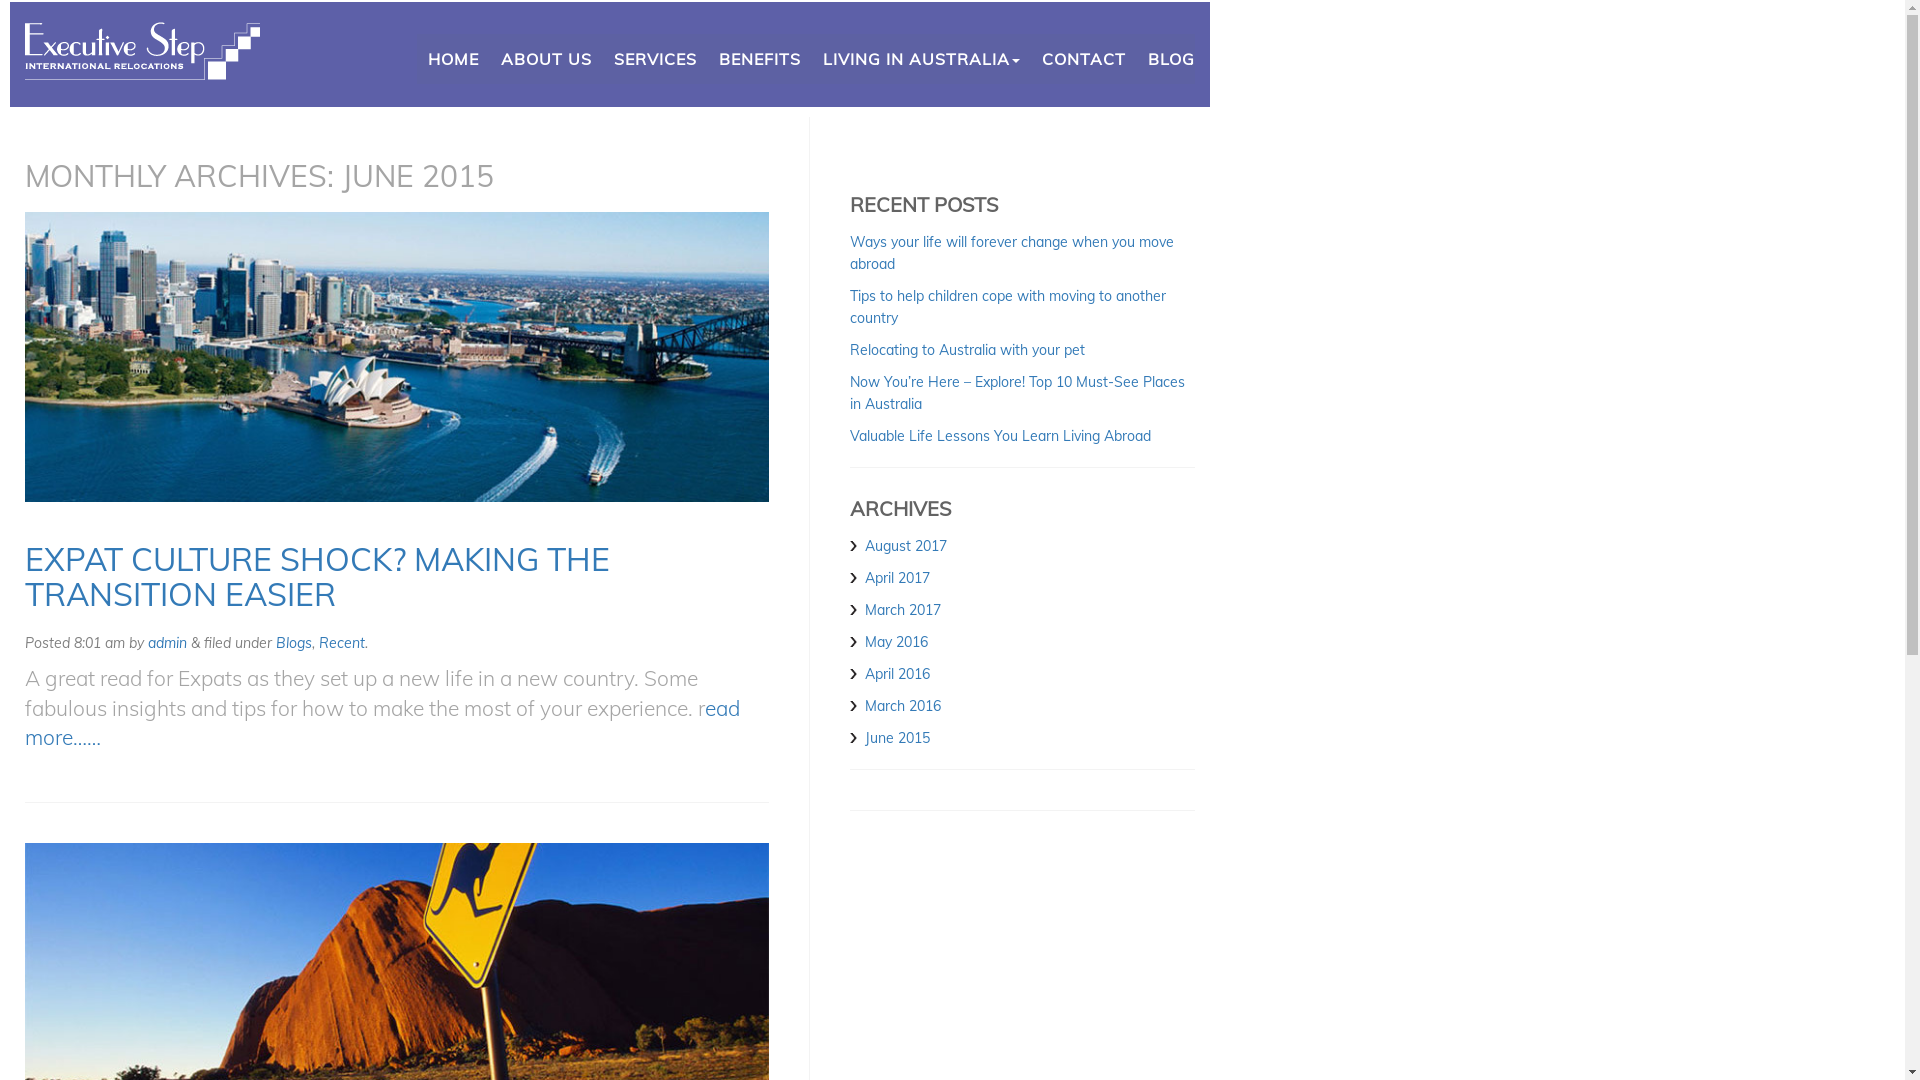 The width and height of the screenshot is (1920, 1080). What do you see at coordinates (147, 643) in the screenshot?
I see `'admin'` at bounding box center [147, 643].